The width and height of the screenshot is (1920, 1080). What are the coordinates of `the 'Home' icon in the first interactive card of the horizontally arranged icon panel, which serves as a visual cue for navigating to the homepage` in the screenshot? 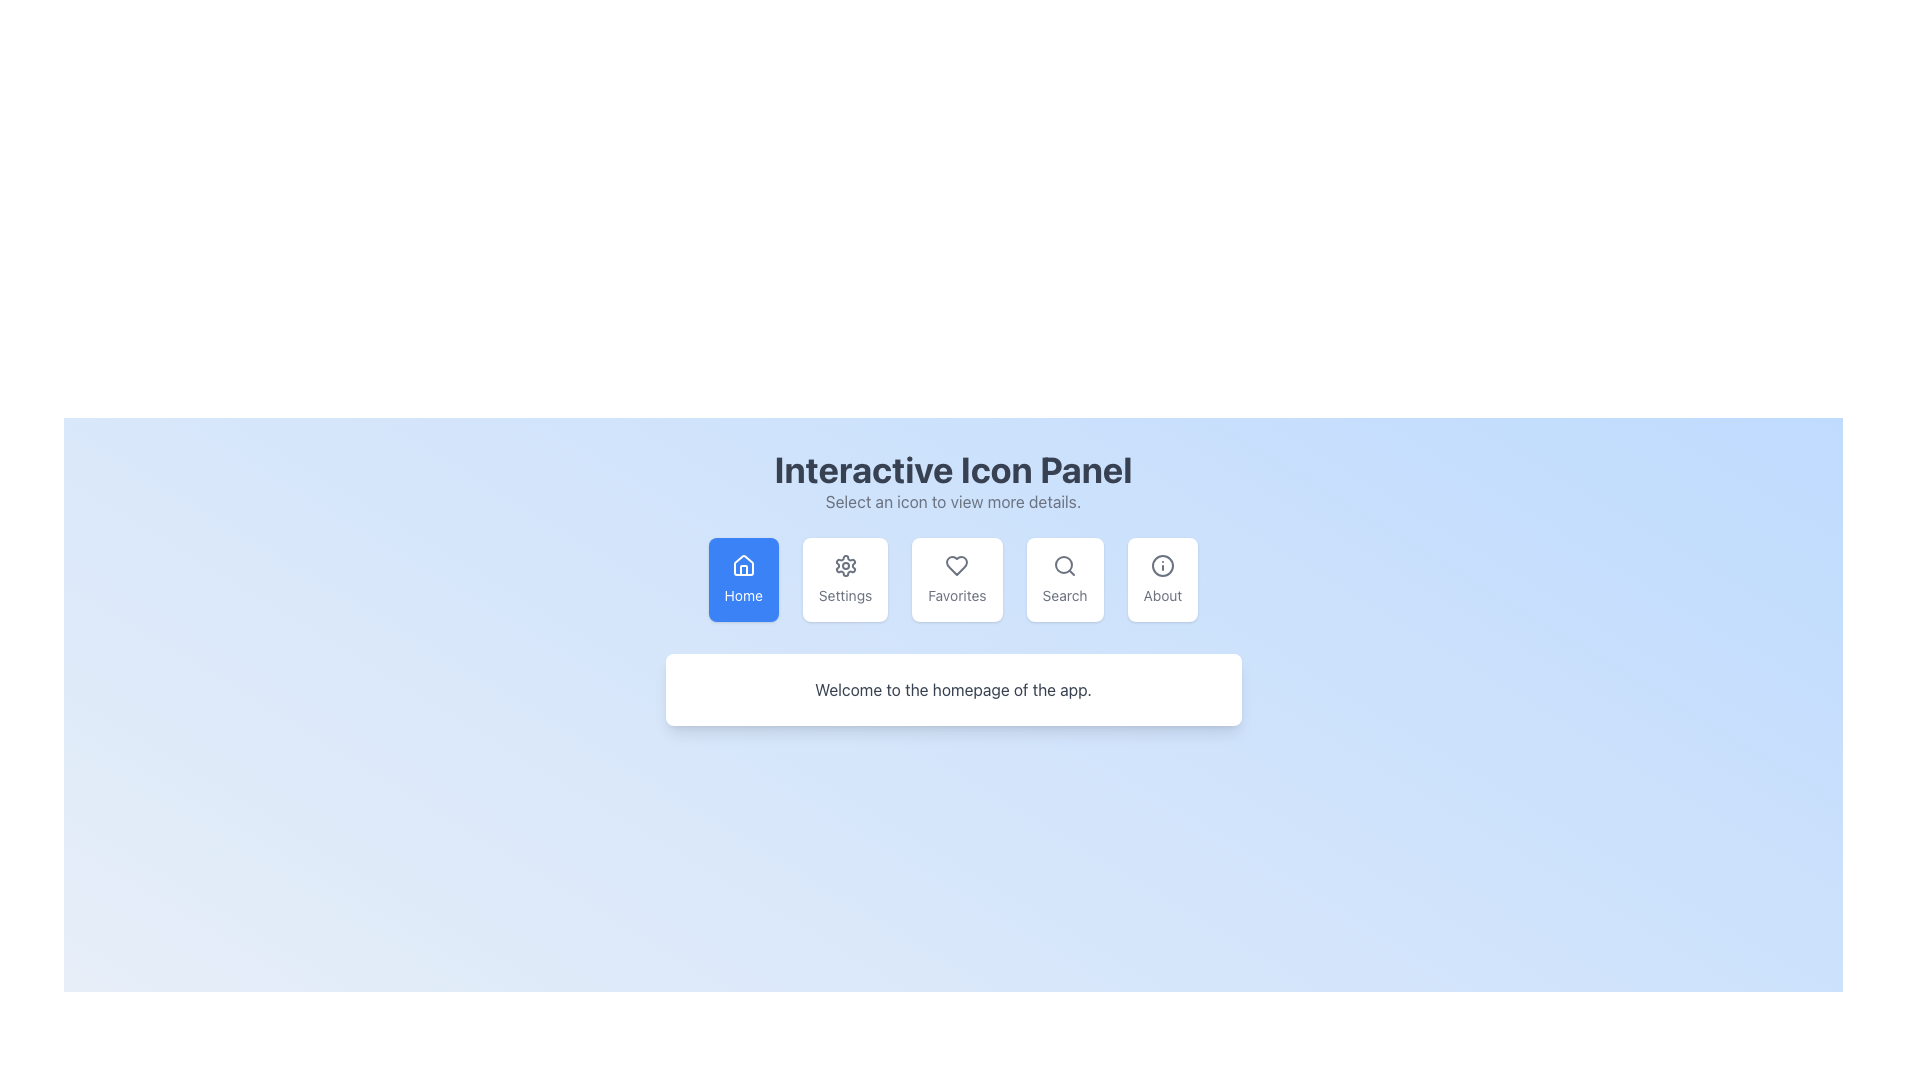 It's located at (742, 566).